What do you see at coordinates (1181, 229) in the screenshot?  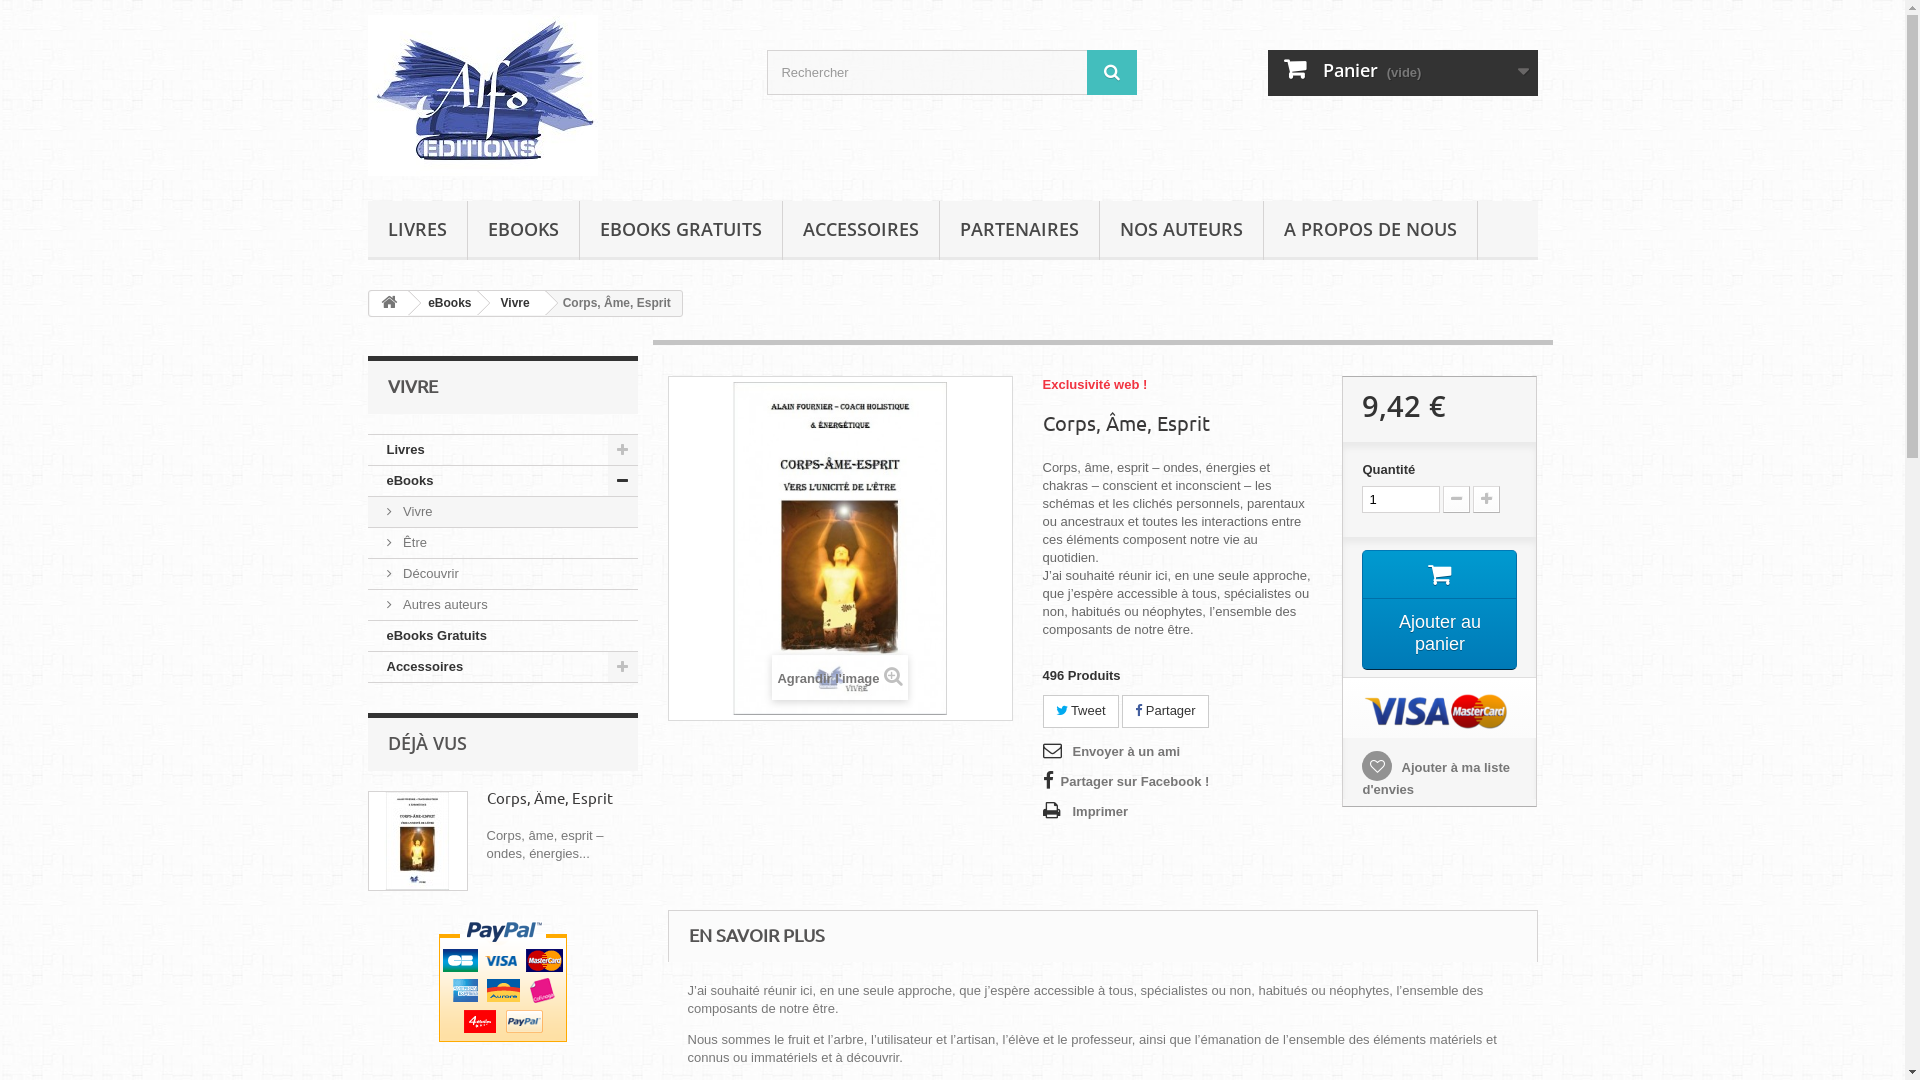 I see `'NOS AUTEURS'` at bounding box center [1181, 229].